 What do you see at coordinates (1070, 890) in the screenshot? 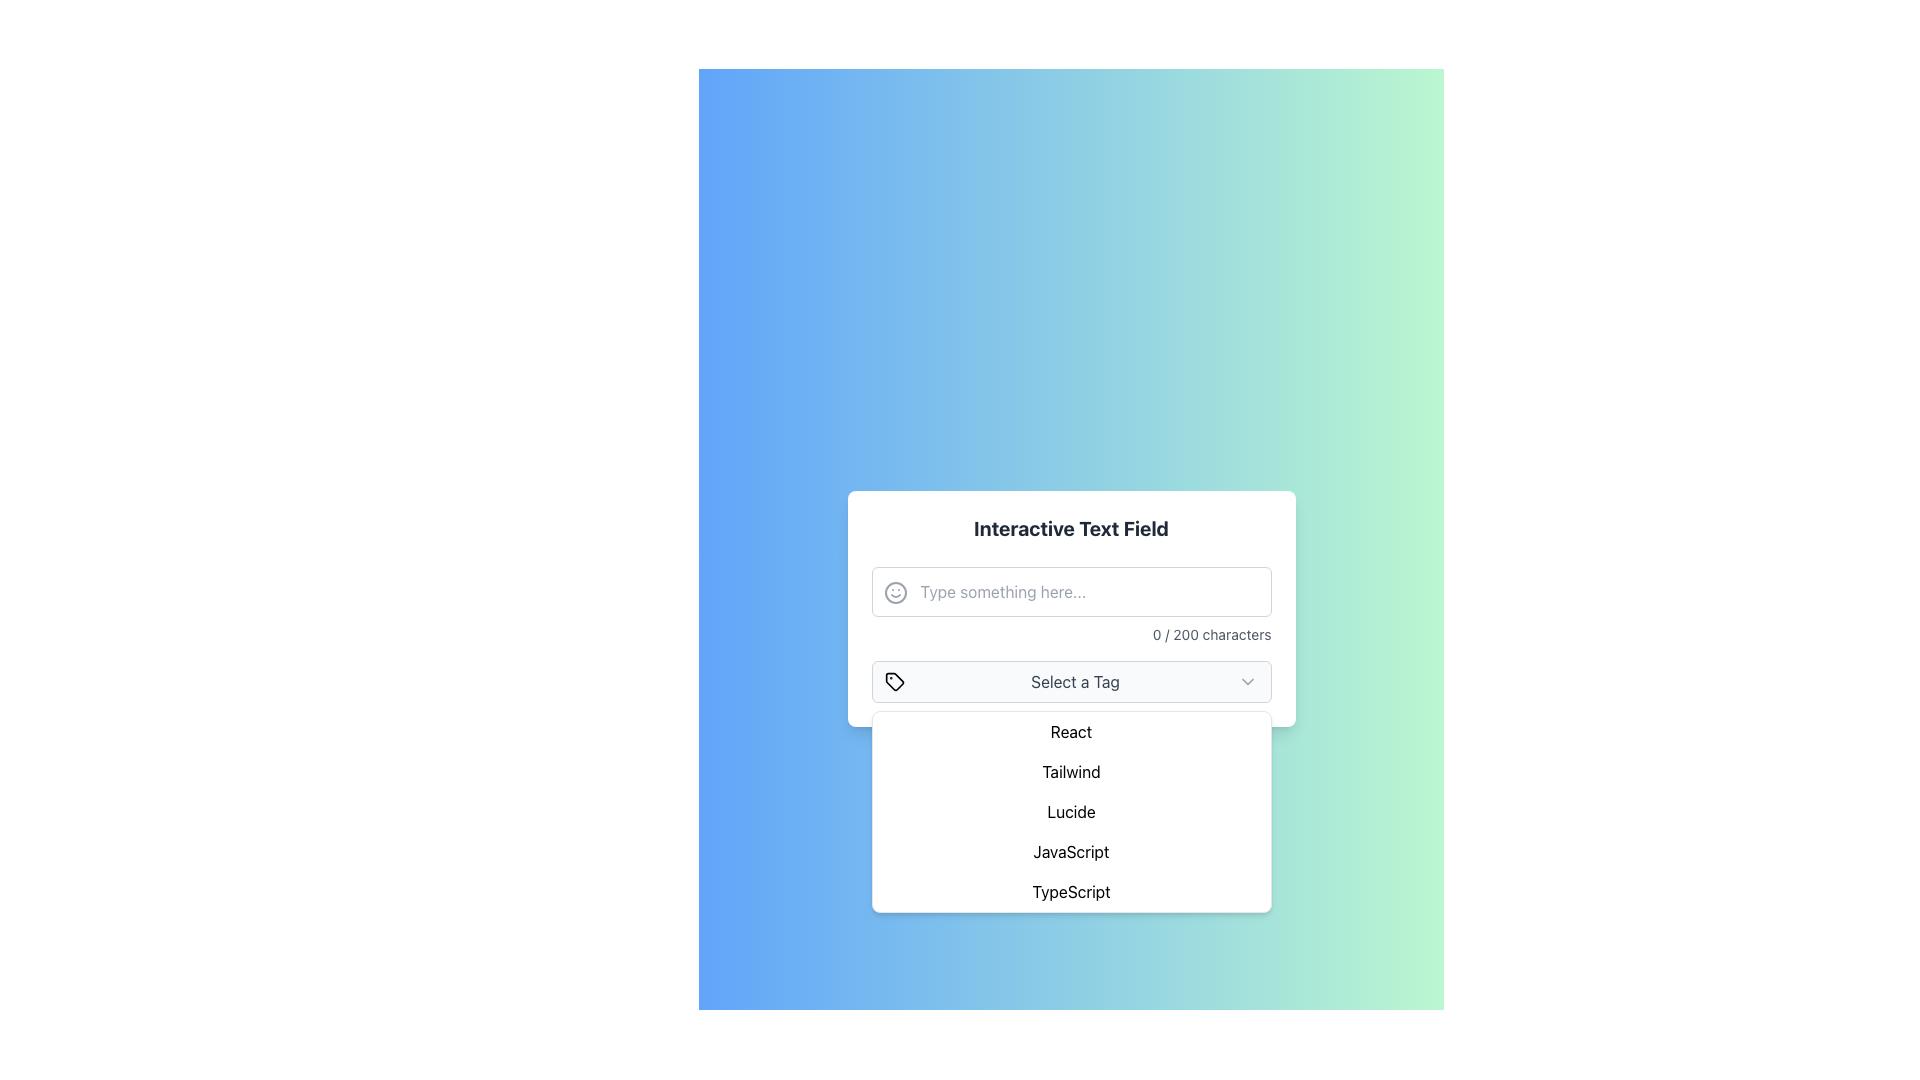
I see `the 'TypeScript' option in the dropdown menu` at bounding box center [1070, 890].